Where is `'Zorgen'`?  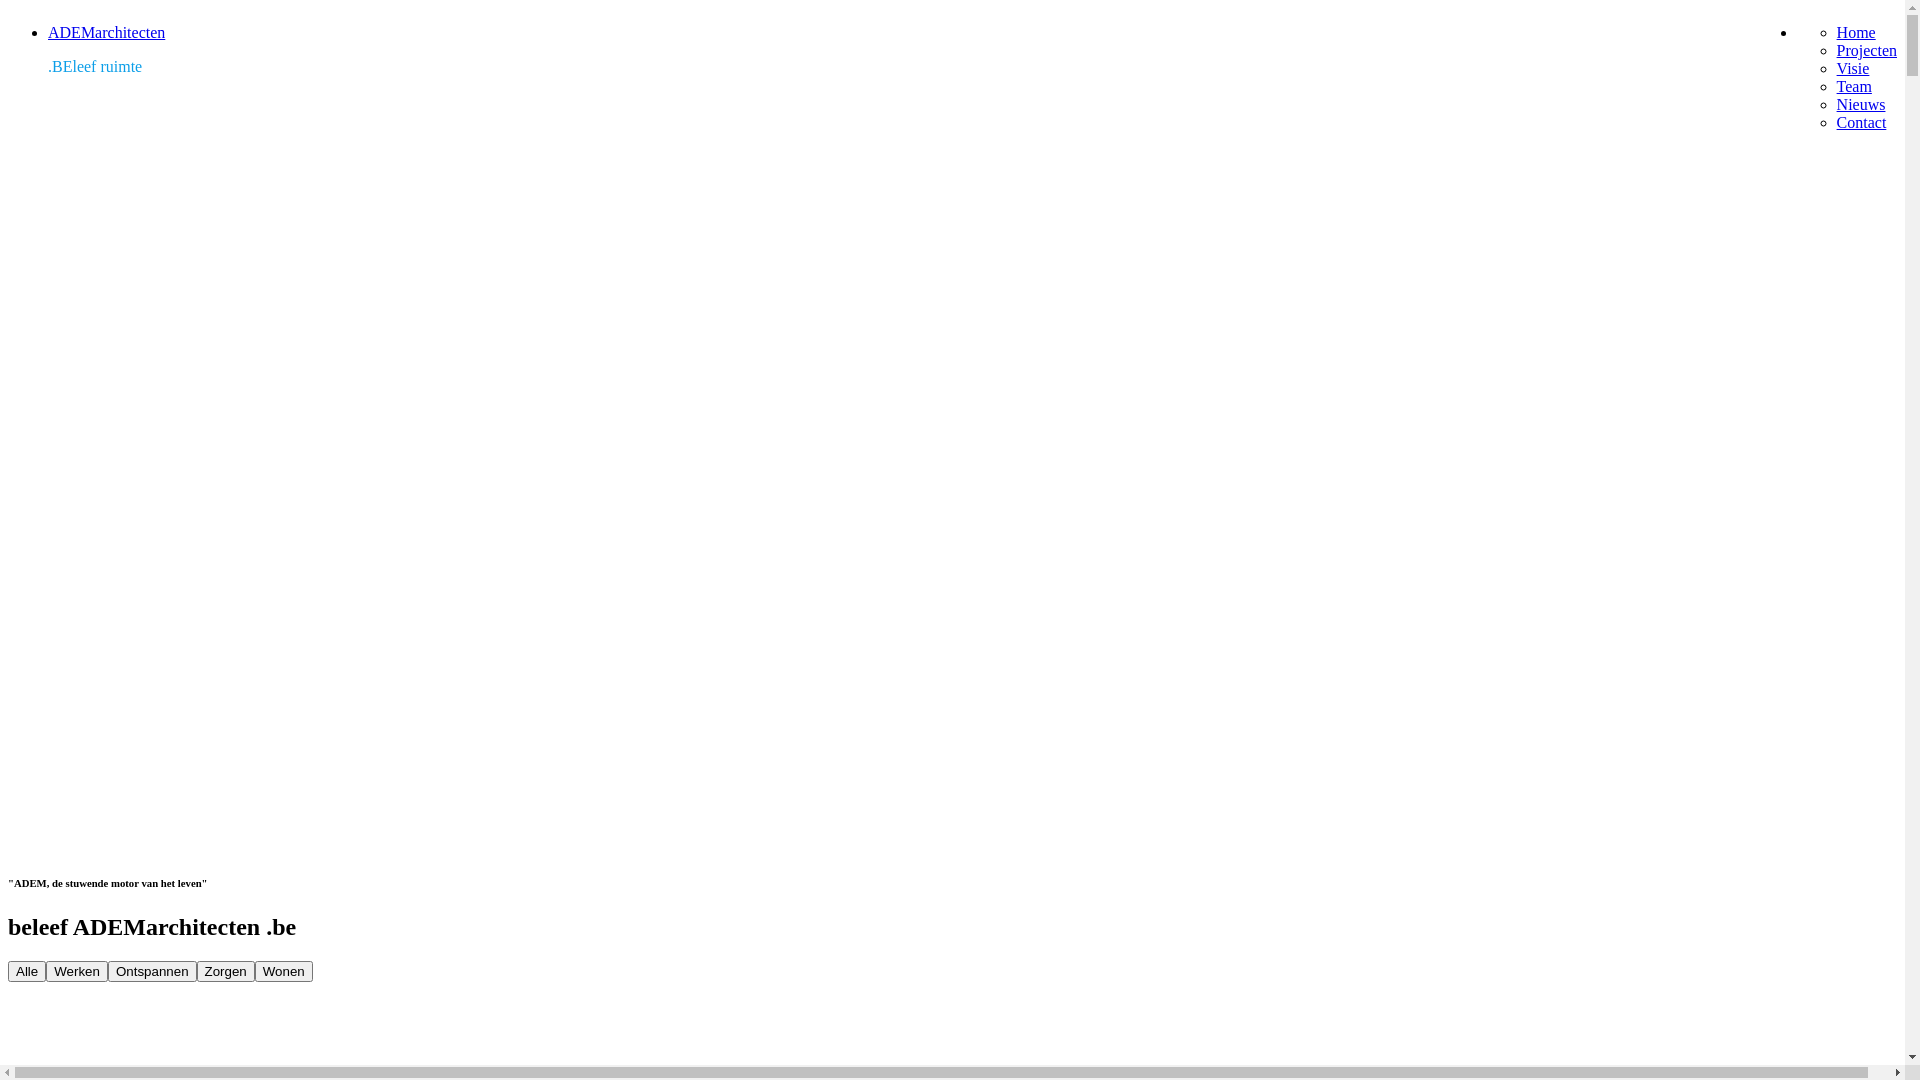
'Zorgen' is located at coordinates (225, 970).